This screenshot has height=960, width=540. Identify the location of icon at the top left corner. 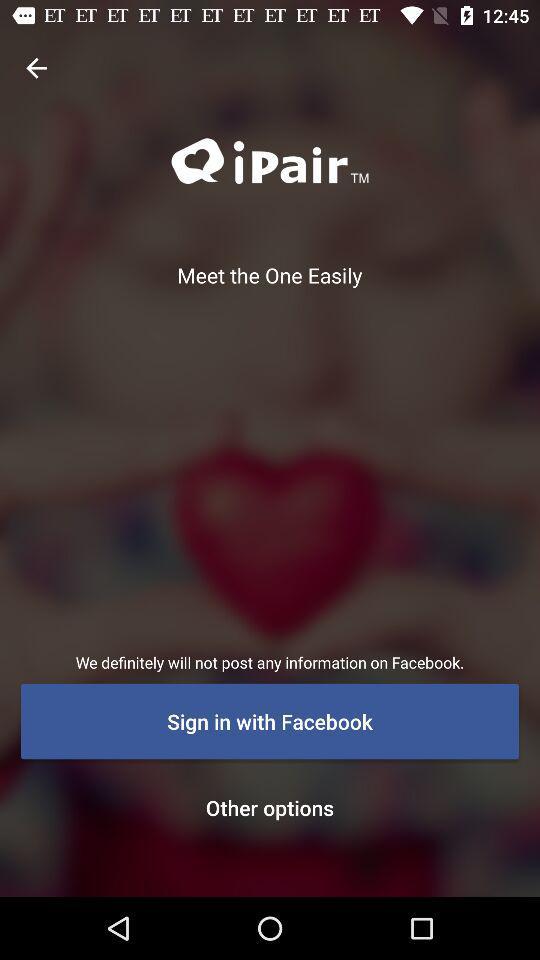
(36, 68).